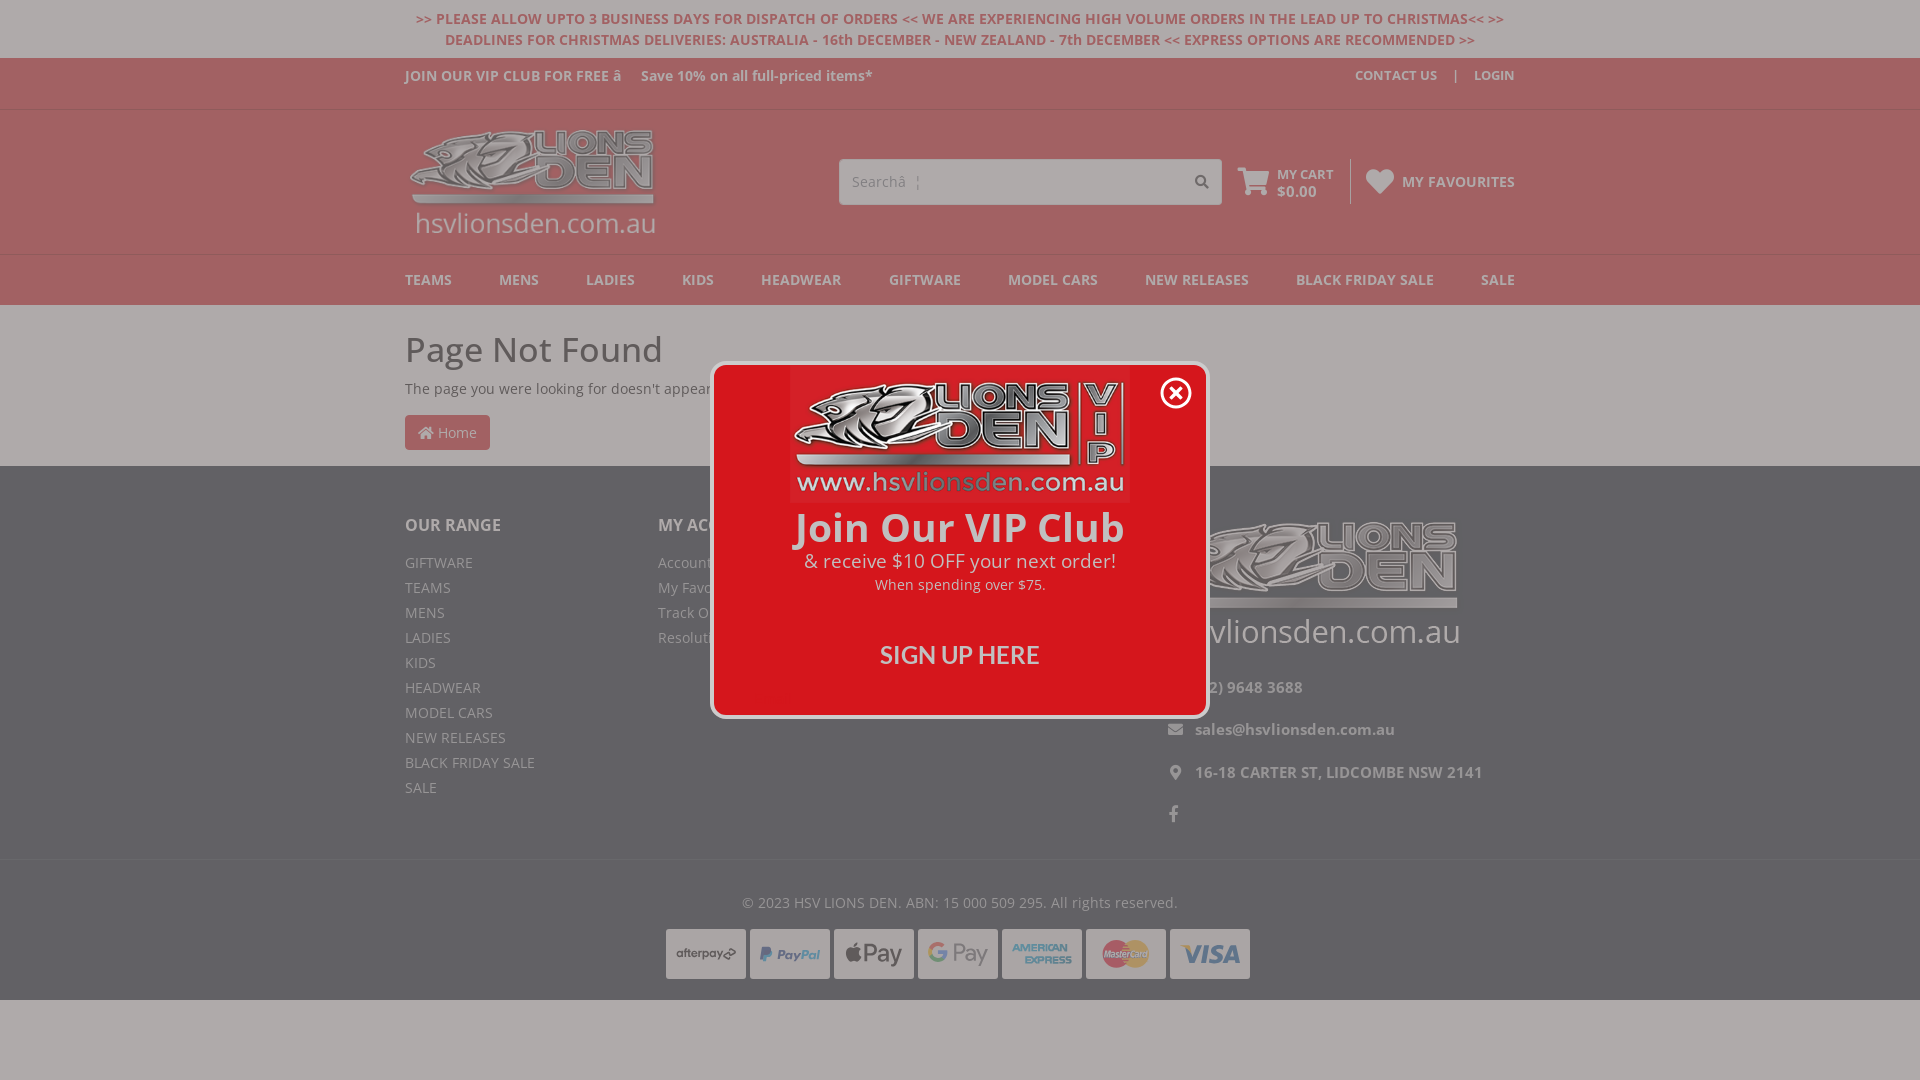 This screenshot has height=1080, width=1920. I want to click on 'Facebook', so click(1173, 813).